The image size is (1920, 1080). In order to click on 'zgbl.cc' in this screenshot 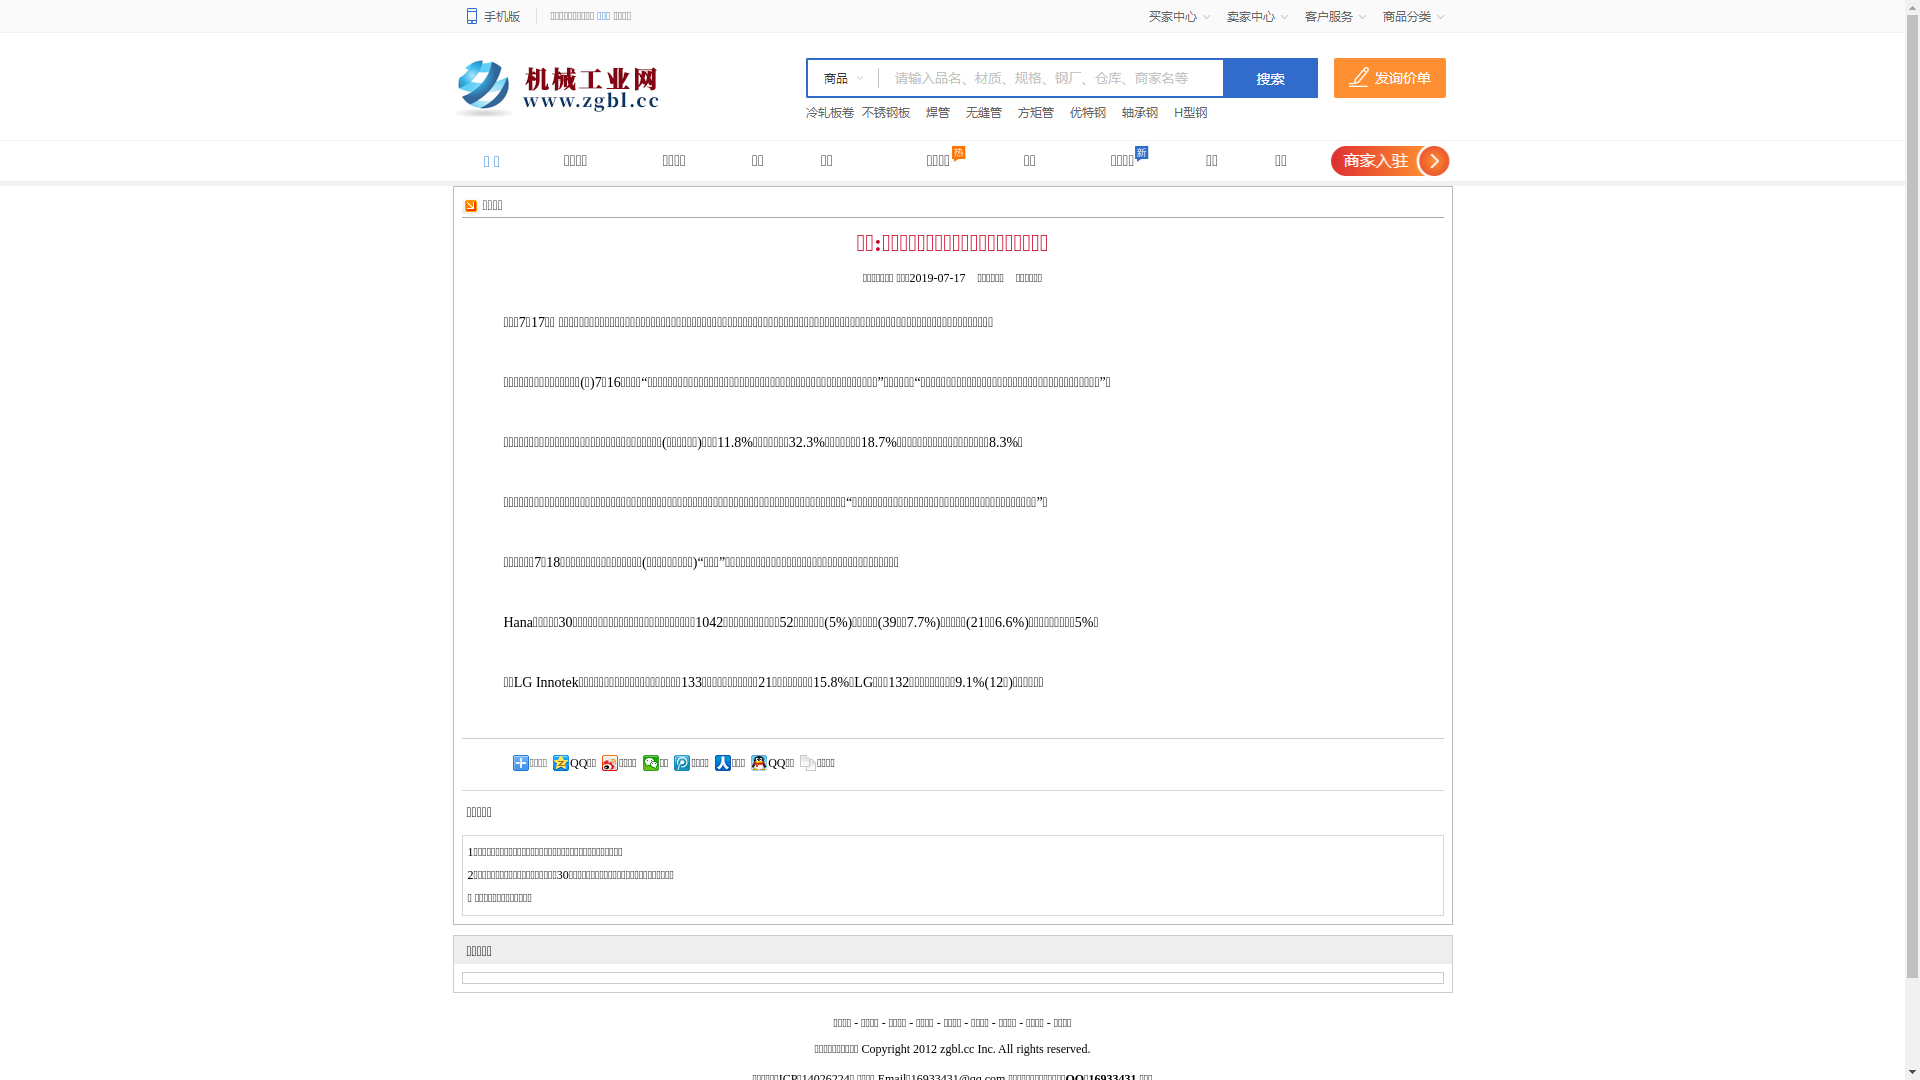, I will do `click(955, 1048)`.